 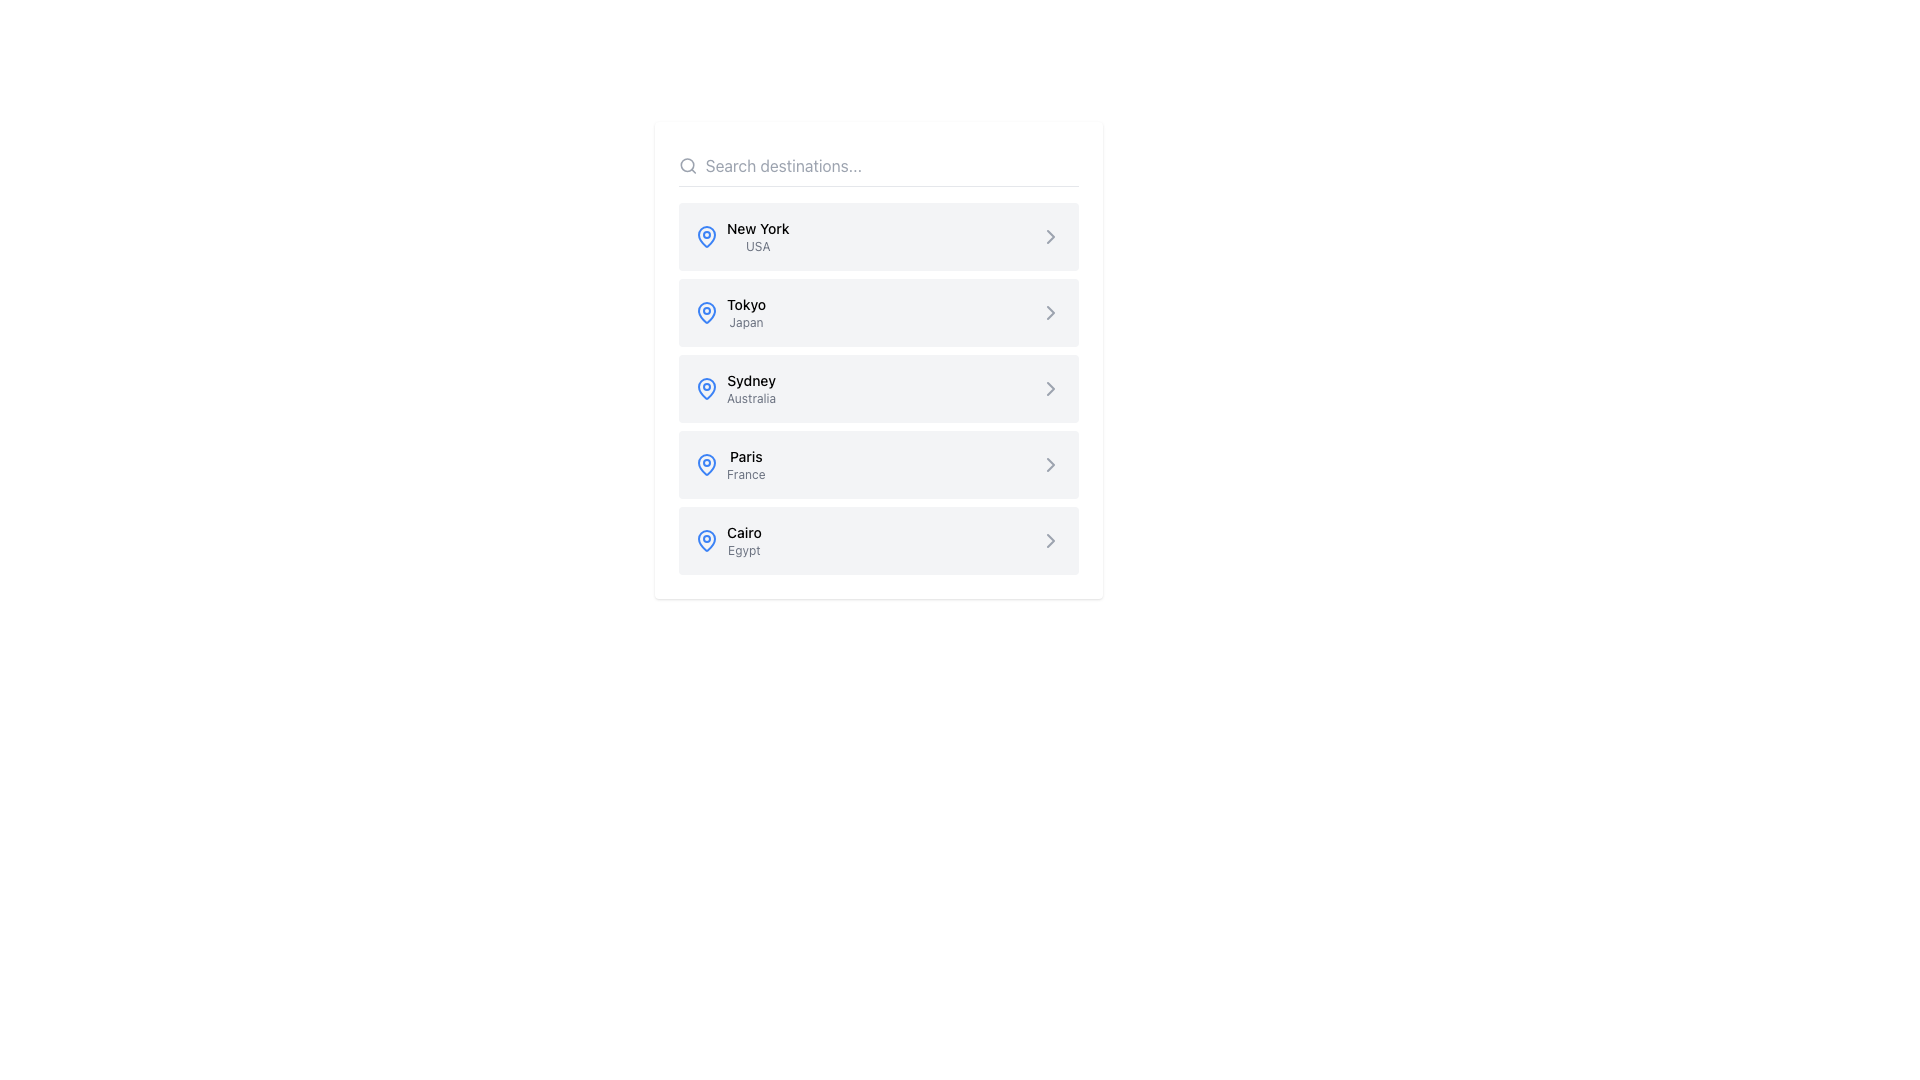 I want to click on the rightward Chevron Icon located at the far-right end of the 'Cairo, Egypt' list item, so click(x=1050, y=540).